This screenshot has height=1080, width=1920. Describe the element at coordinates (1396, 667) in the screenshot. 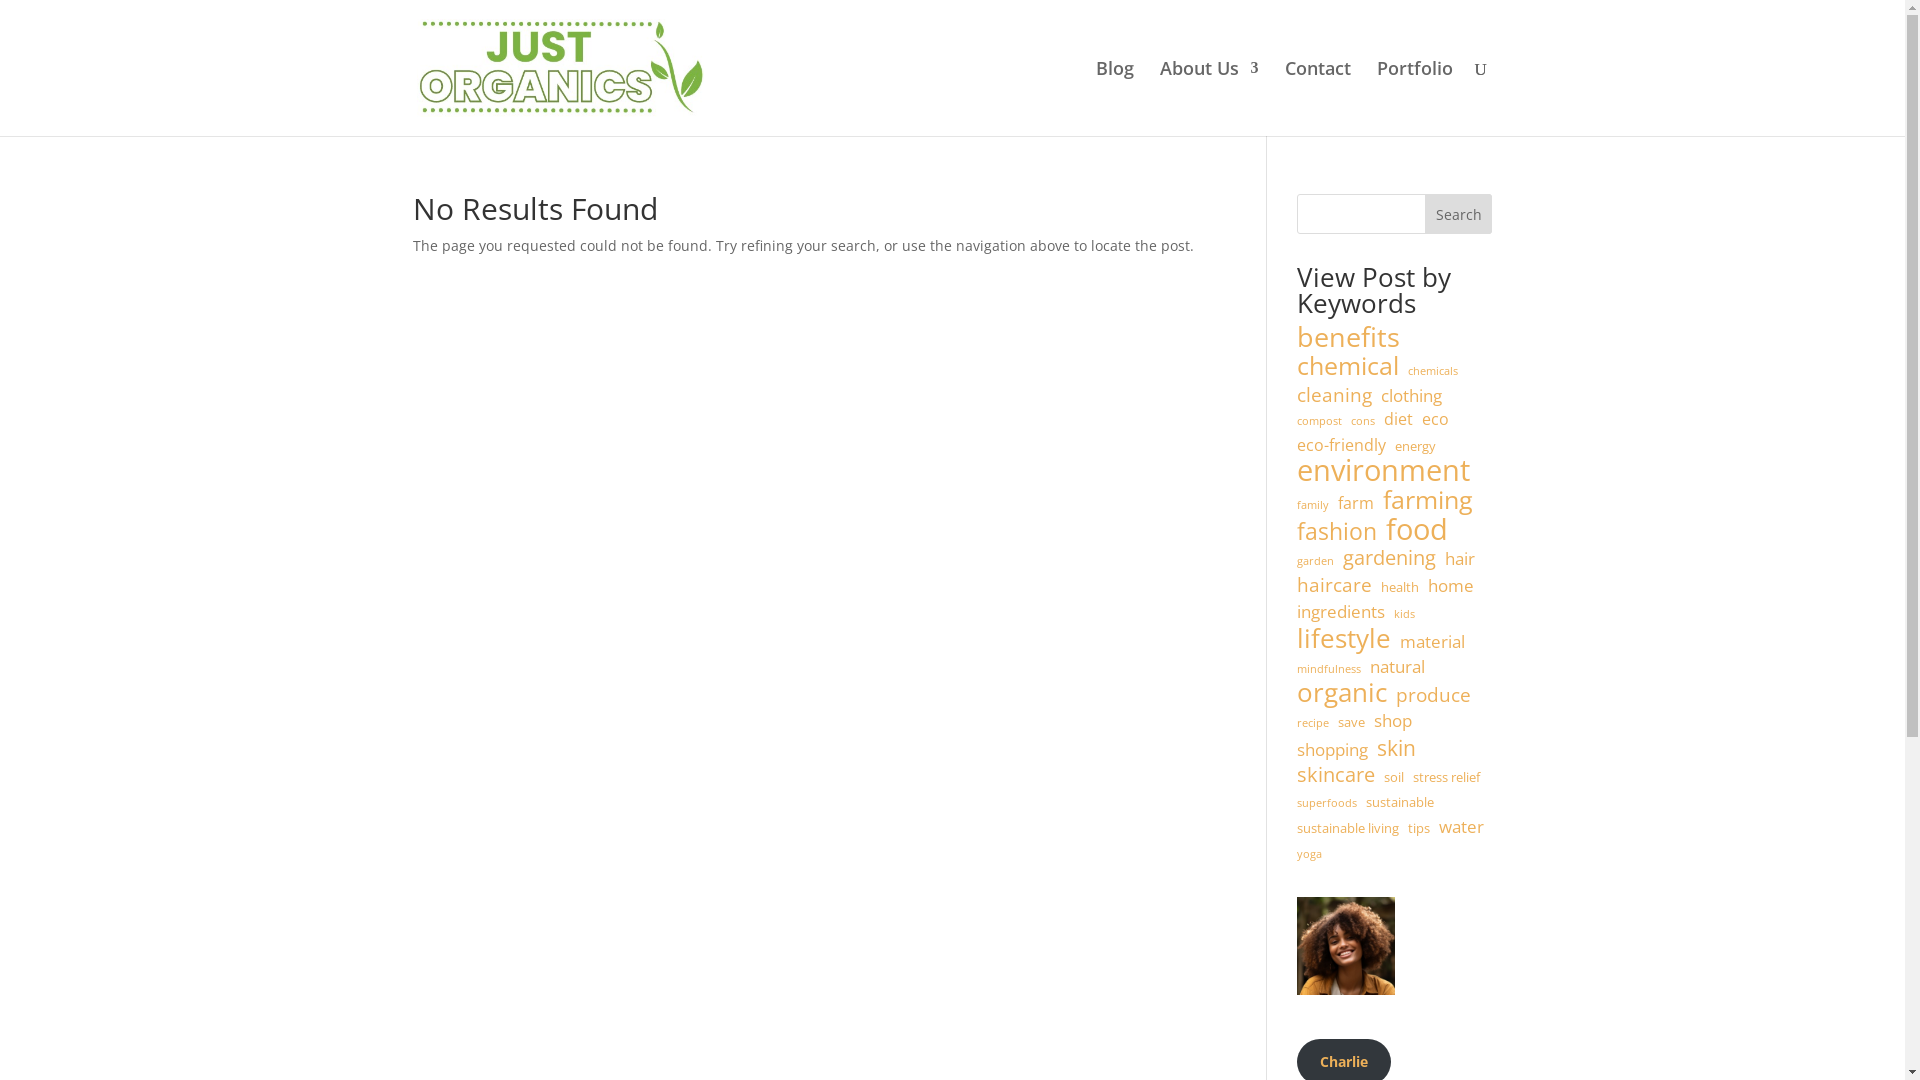

I see `'natural'` at that location.